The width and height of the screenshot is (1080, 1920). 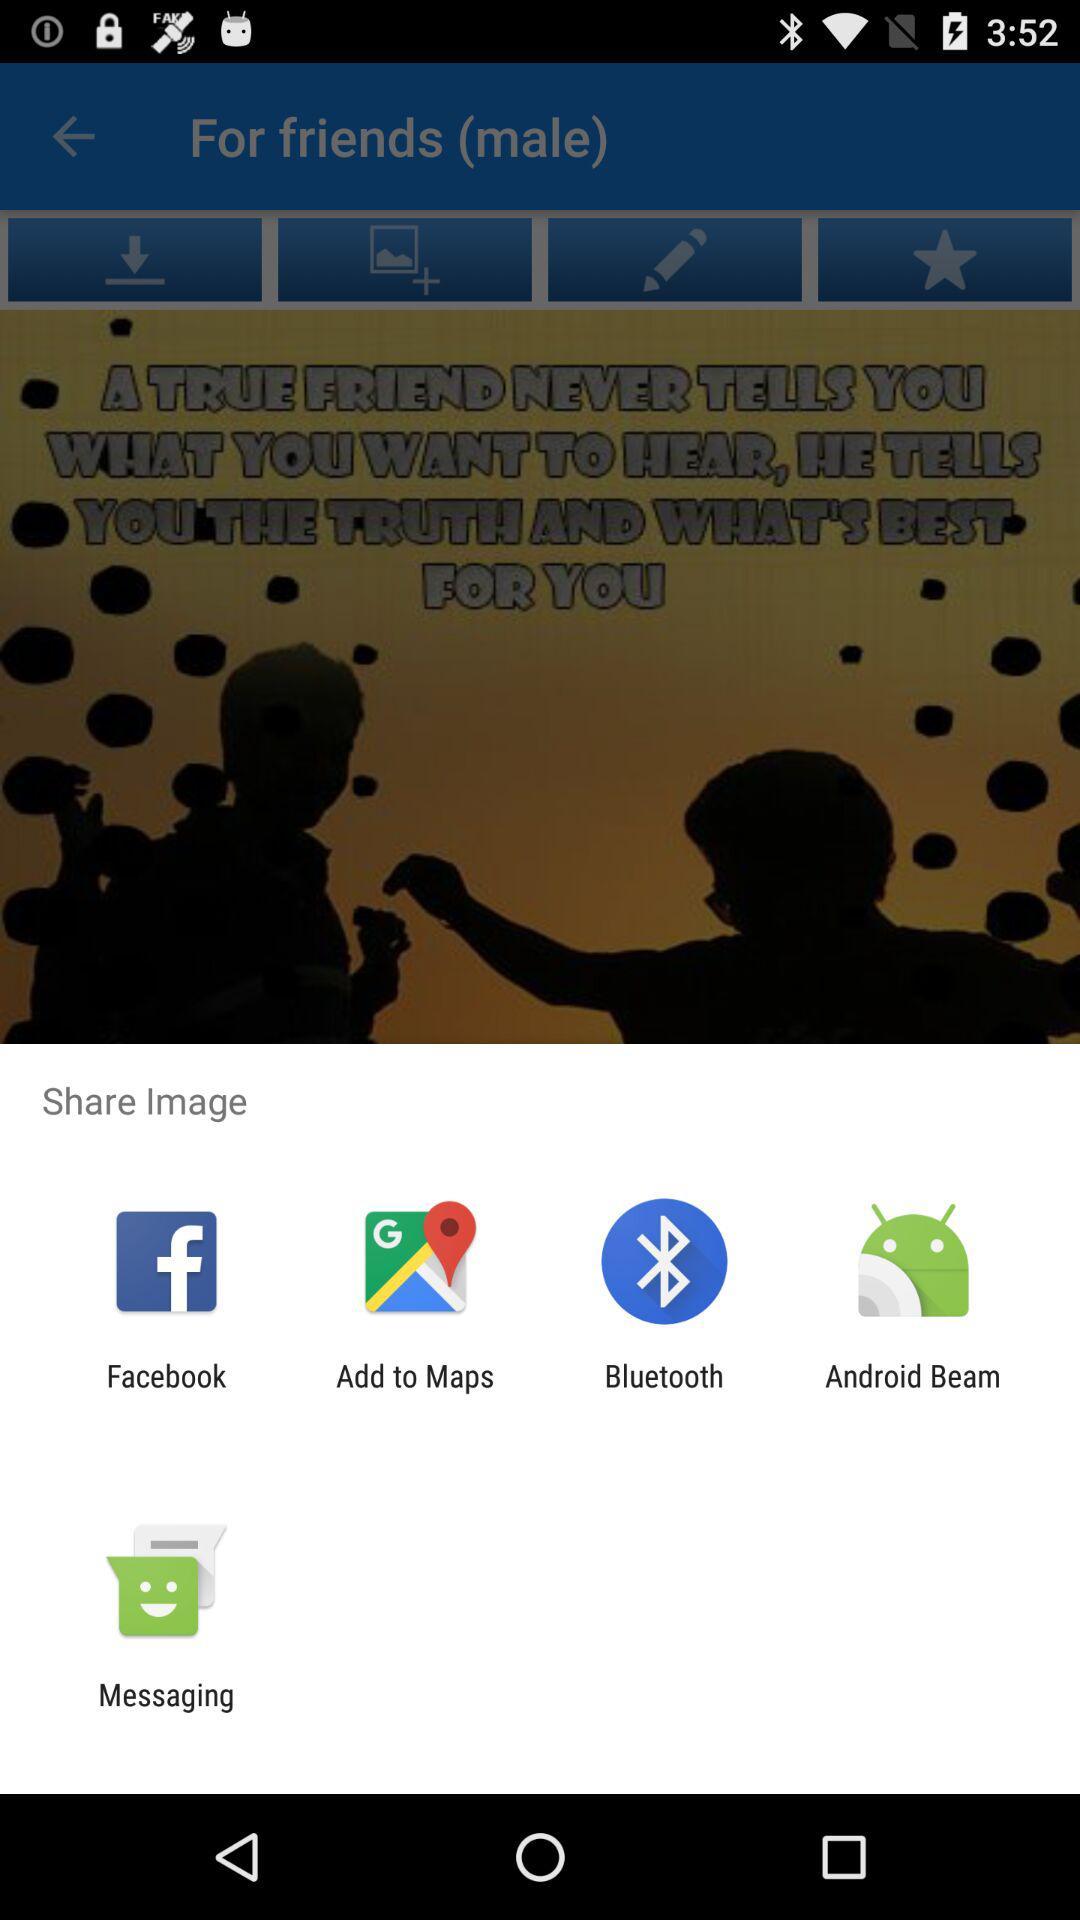 I want to click on the bluetooth item, so click(x=664, y=1392).